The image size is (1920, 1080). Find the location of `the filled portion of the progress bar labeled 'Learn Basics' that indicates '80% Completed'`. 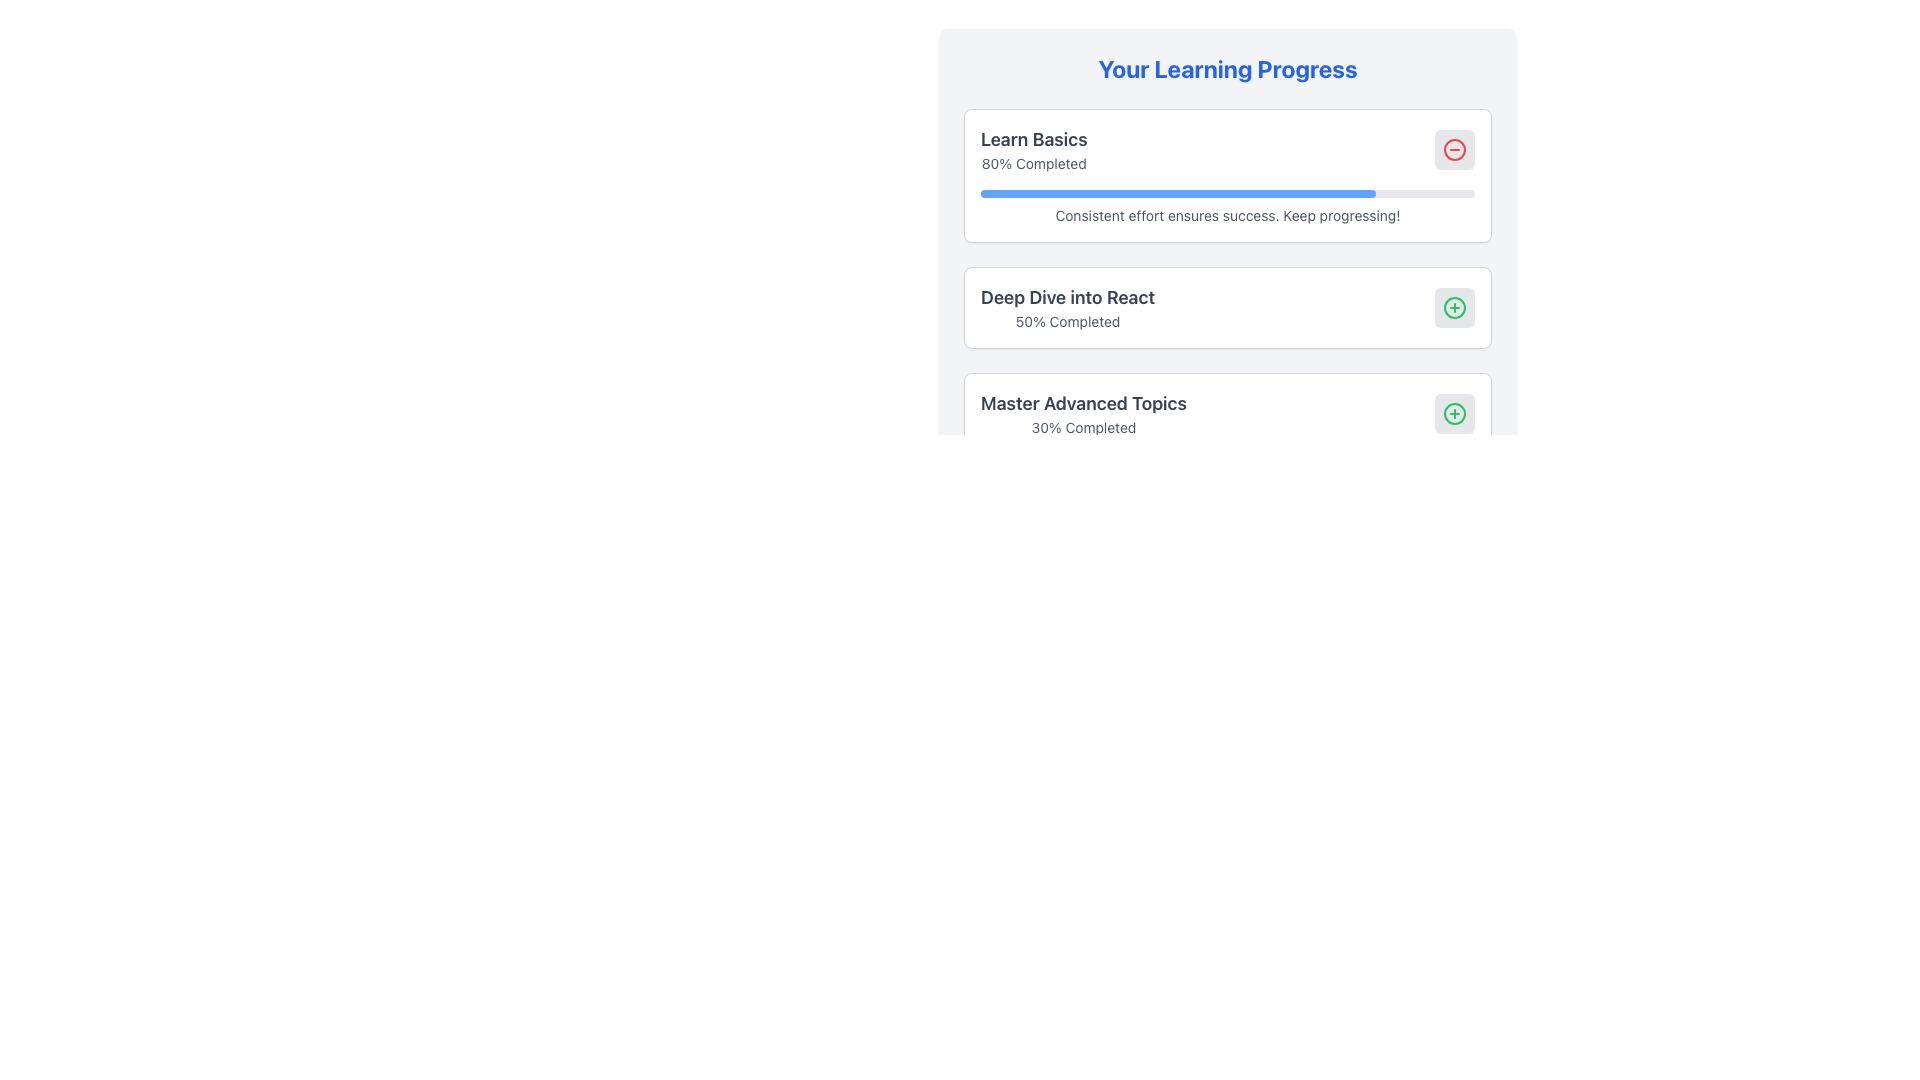

the filled portion of the progress bar labeled 'Learn Basics' that indicates '80% Completed' is located at coordinates (1178, 193).